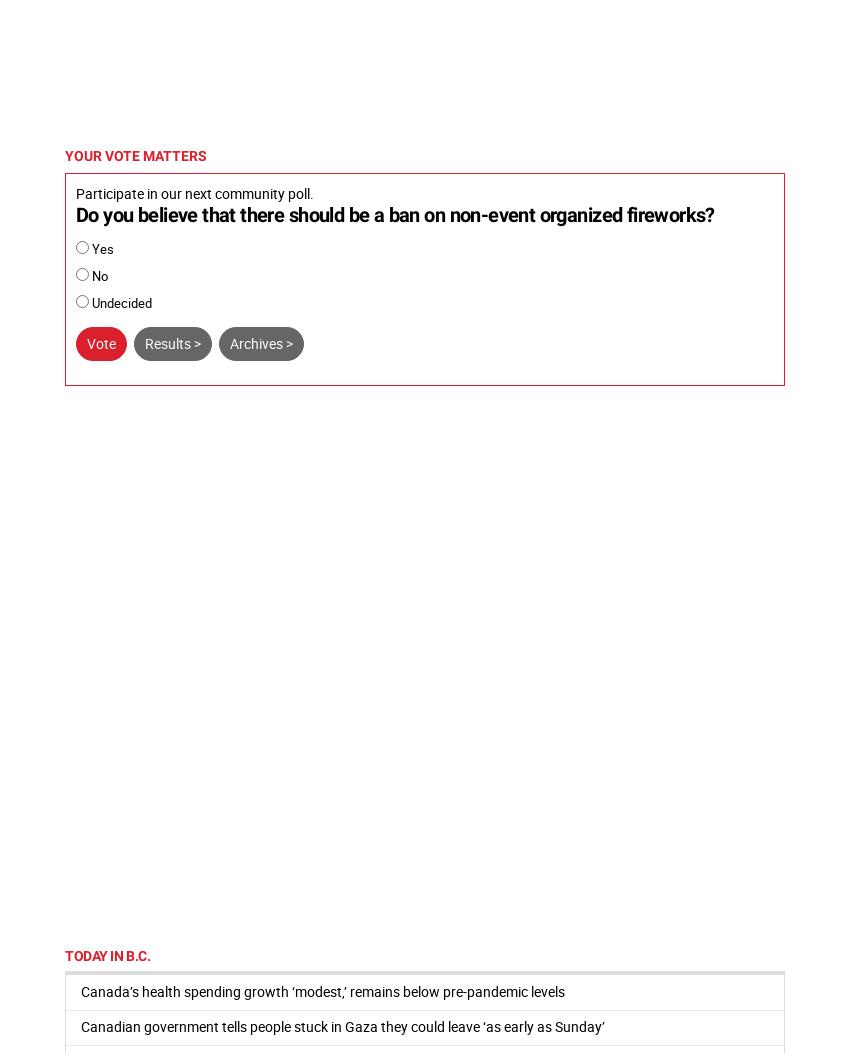  I want to click on 'Archives >', so click(260, 341).